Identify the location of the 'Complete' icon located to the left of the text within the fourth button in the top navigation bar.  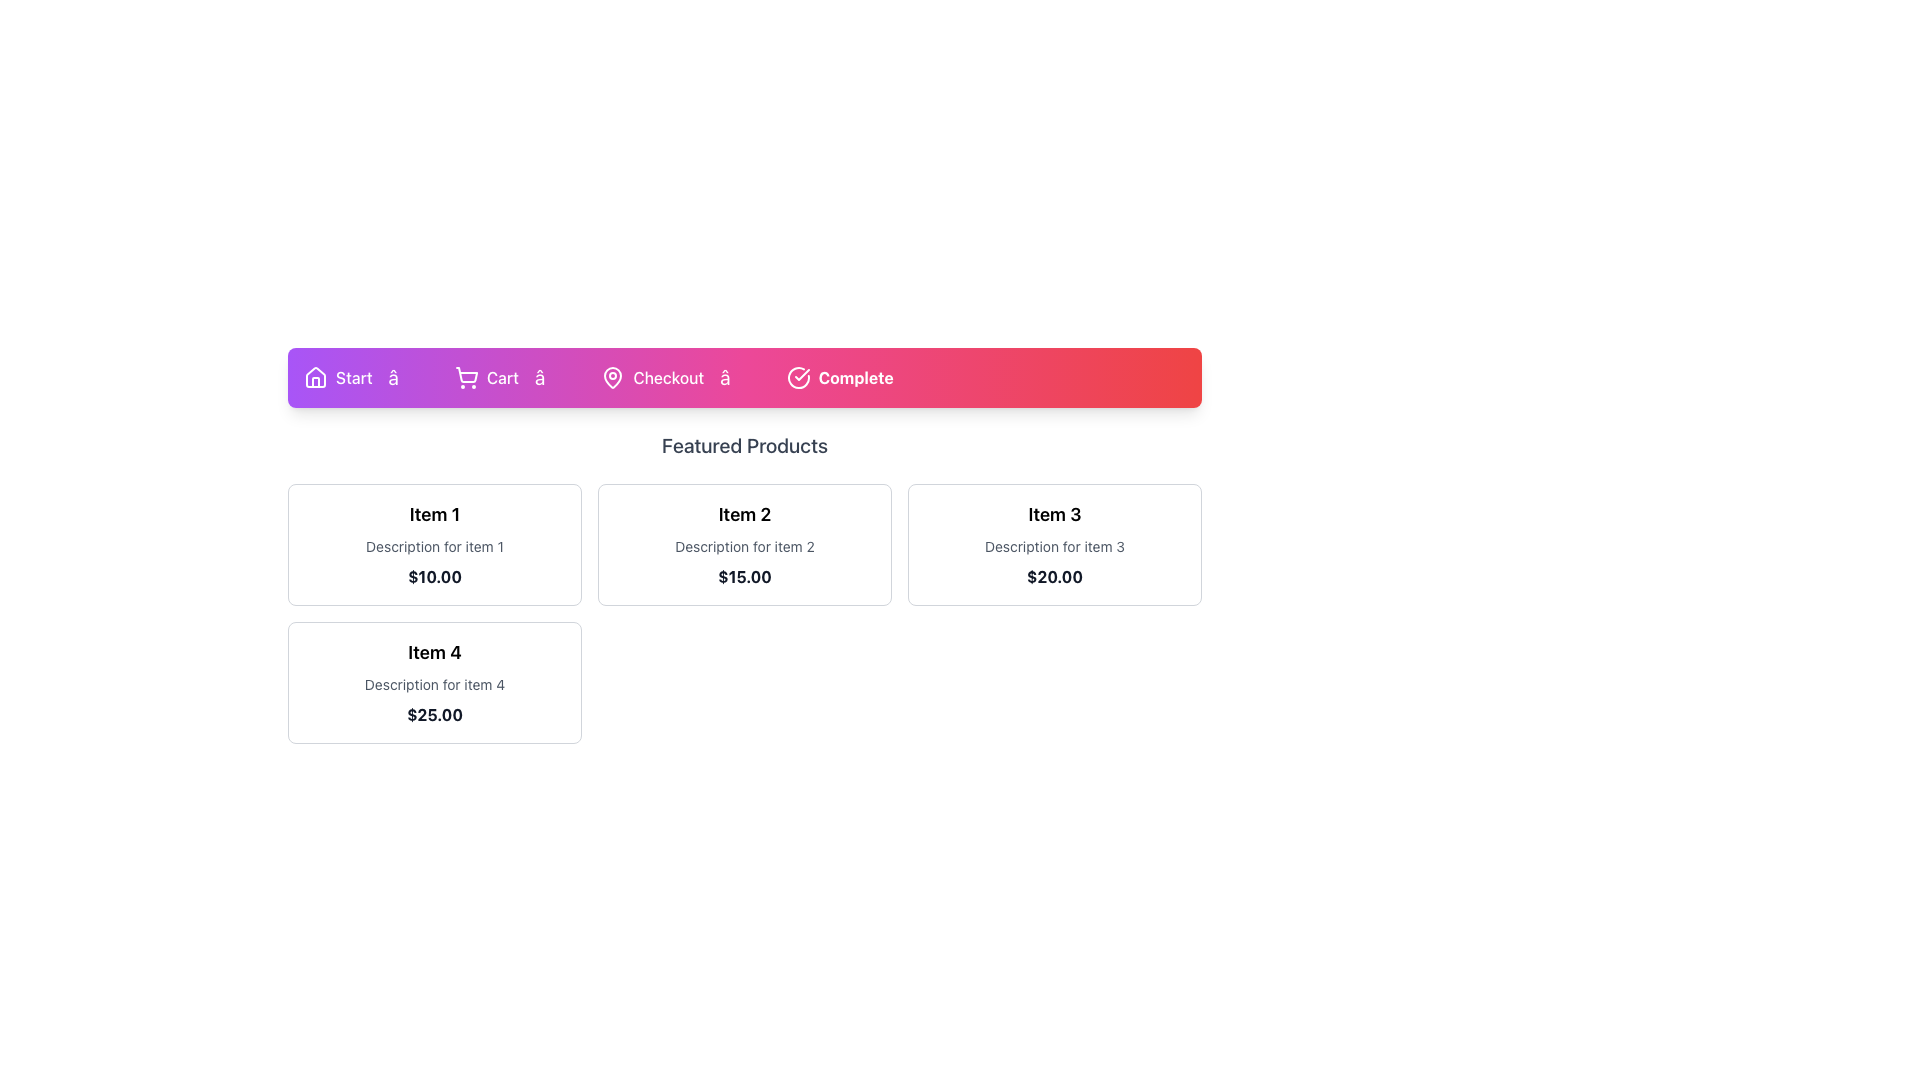
(797, 378).